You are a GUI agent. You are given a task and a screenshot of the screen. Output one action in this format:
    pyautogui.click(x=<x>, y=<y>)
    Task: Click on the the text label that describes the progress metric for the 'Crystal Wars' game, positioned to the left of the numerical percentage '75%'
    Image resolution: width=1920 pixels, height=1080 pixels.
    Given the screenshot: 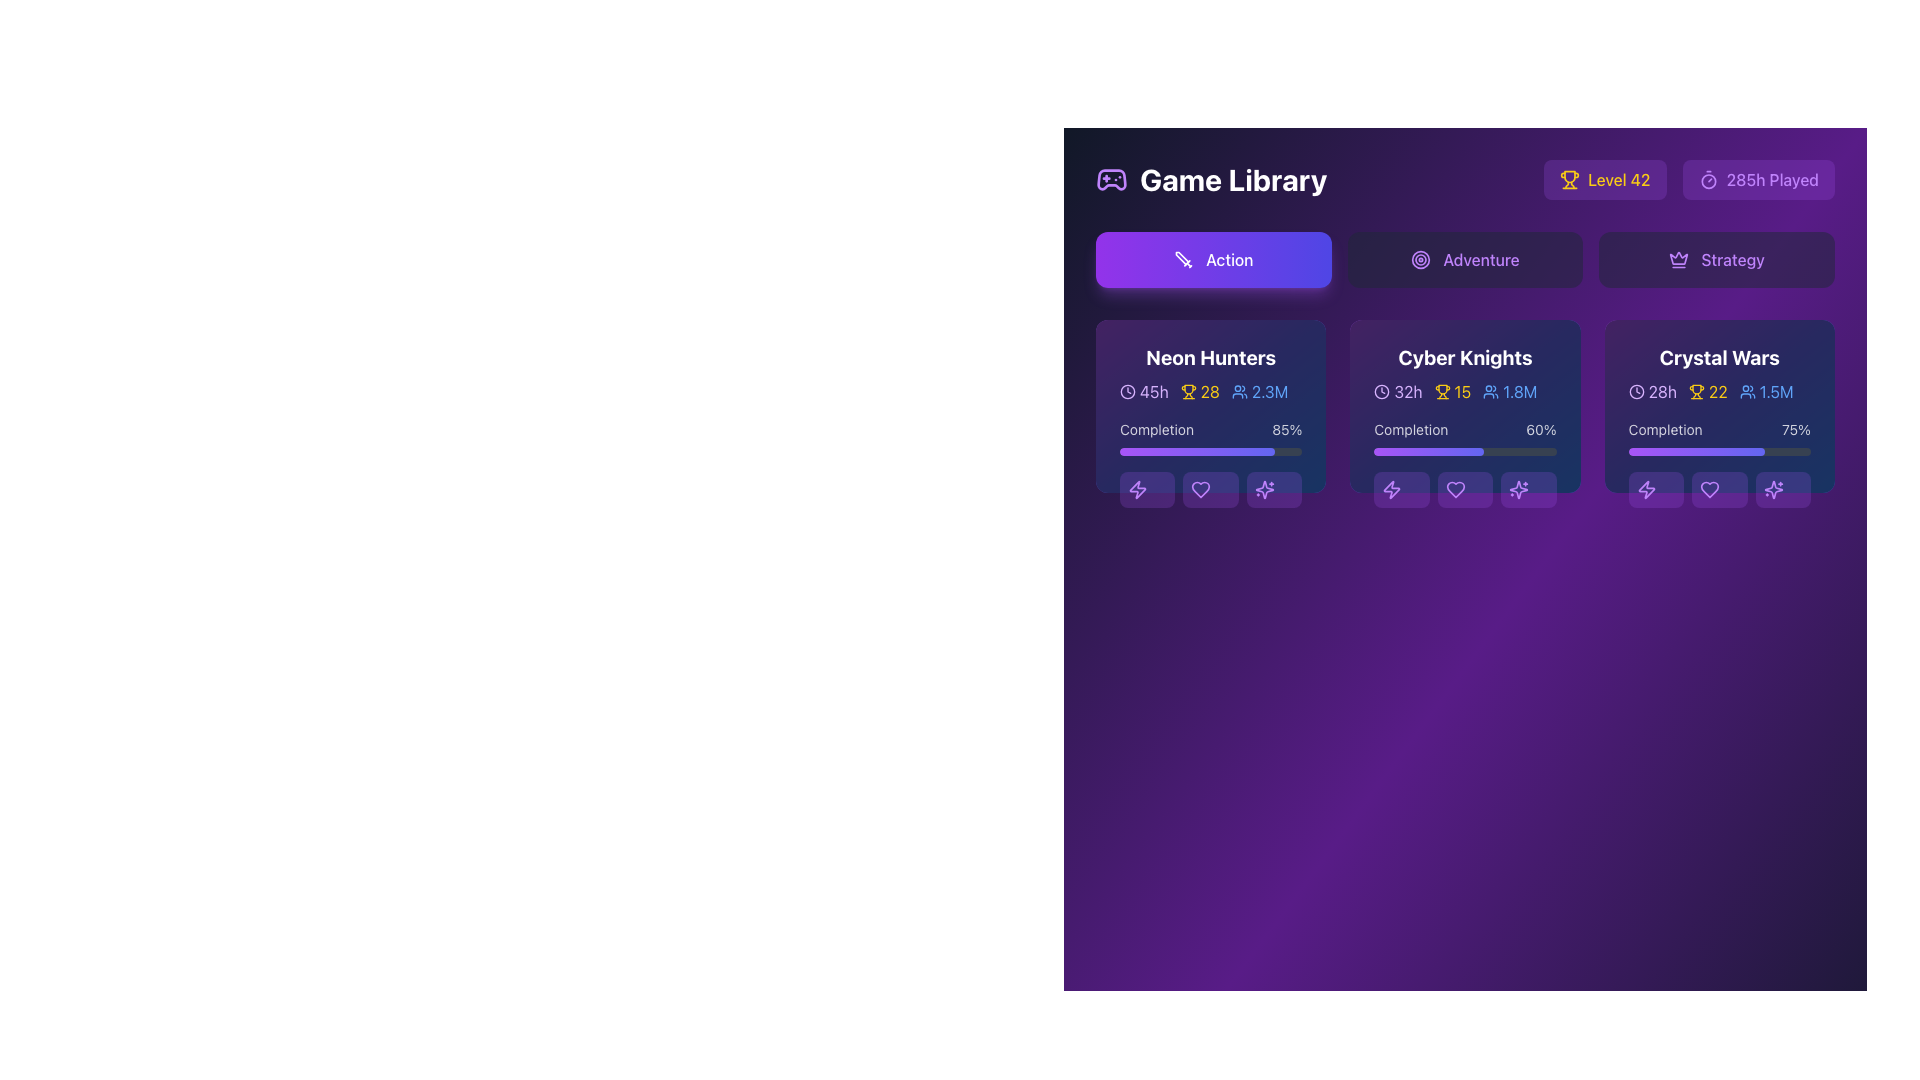 What is the action you would take?
    pyautogui.click(x=1665, y=428)
    